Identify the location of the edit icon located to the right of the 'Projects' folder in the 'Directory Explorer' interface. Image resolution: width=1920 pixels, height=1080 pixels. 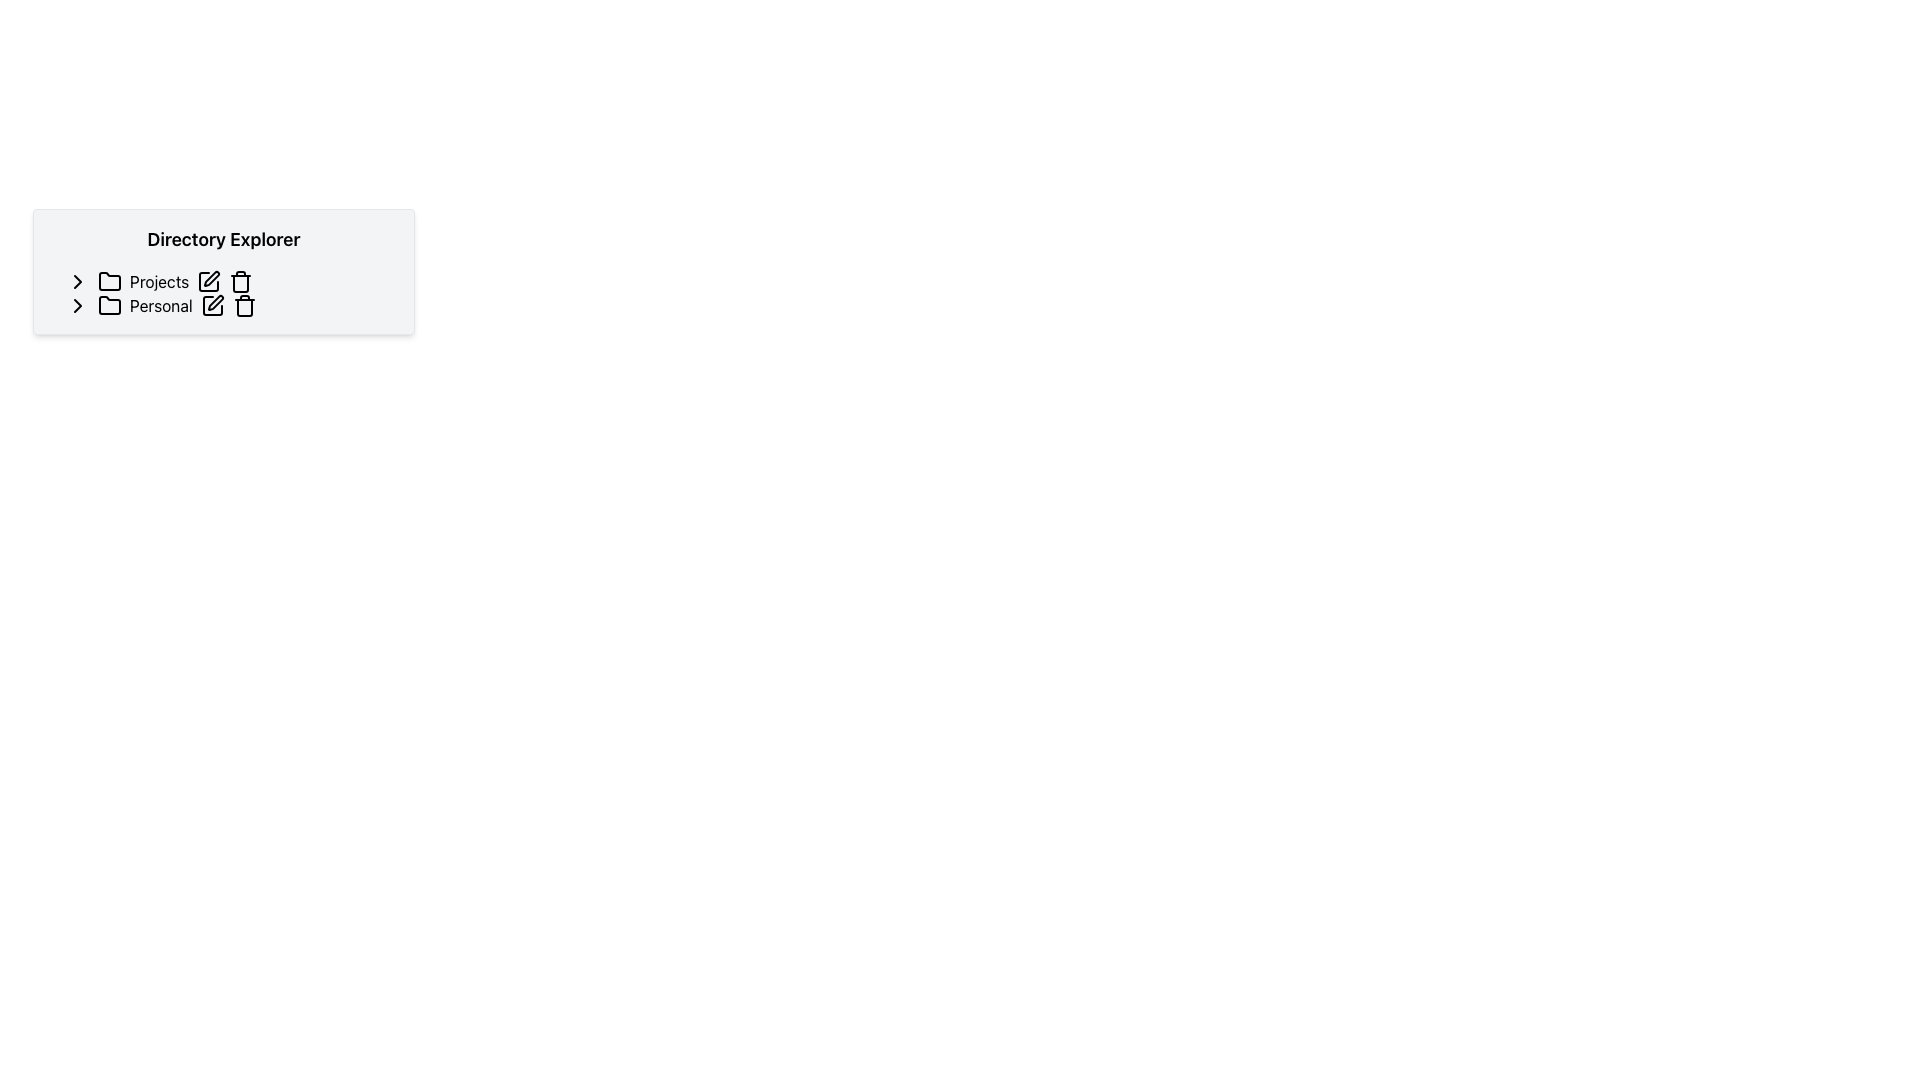
(212, 278).